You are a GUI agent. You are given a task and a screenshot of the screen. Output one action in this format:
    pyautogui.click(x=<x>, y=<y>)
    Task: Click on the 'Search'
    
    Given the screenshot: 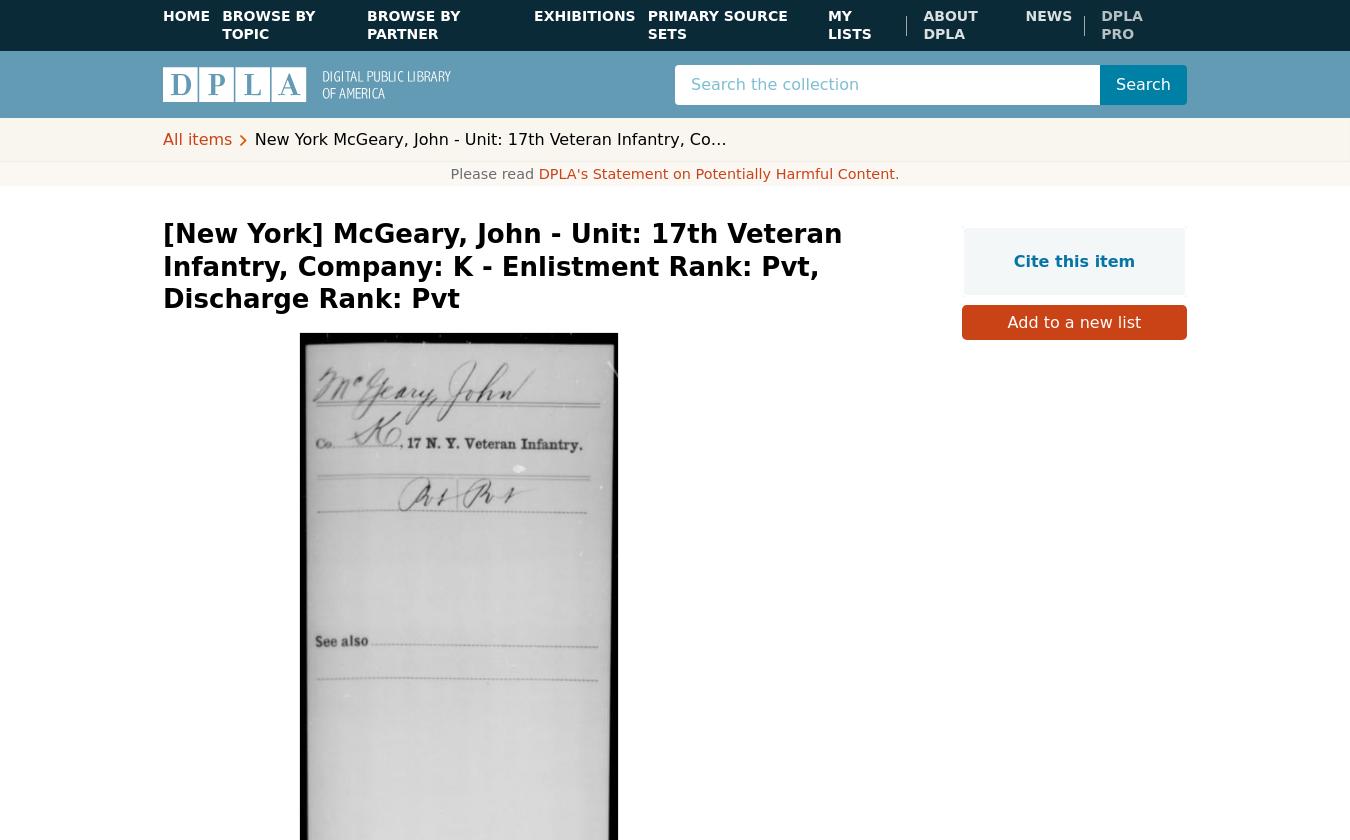 What is the action you would take?
    pyautogui.click(x=1142, y=84)
    